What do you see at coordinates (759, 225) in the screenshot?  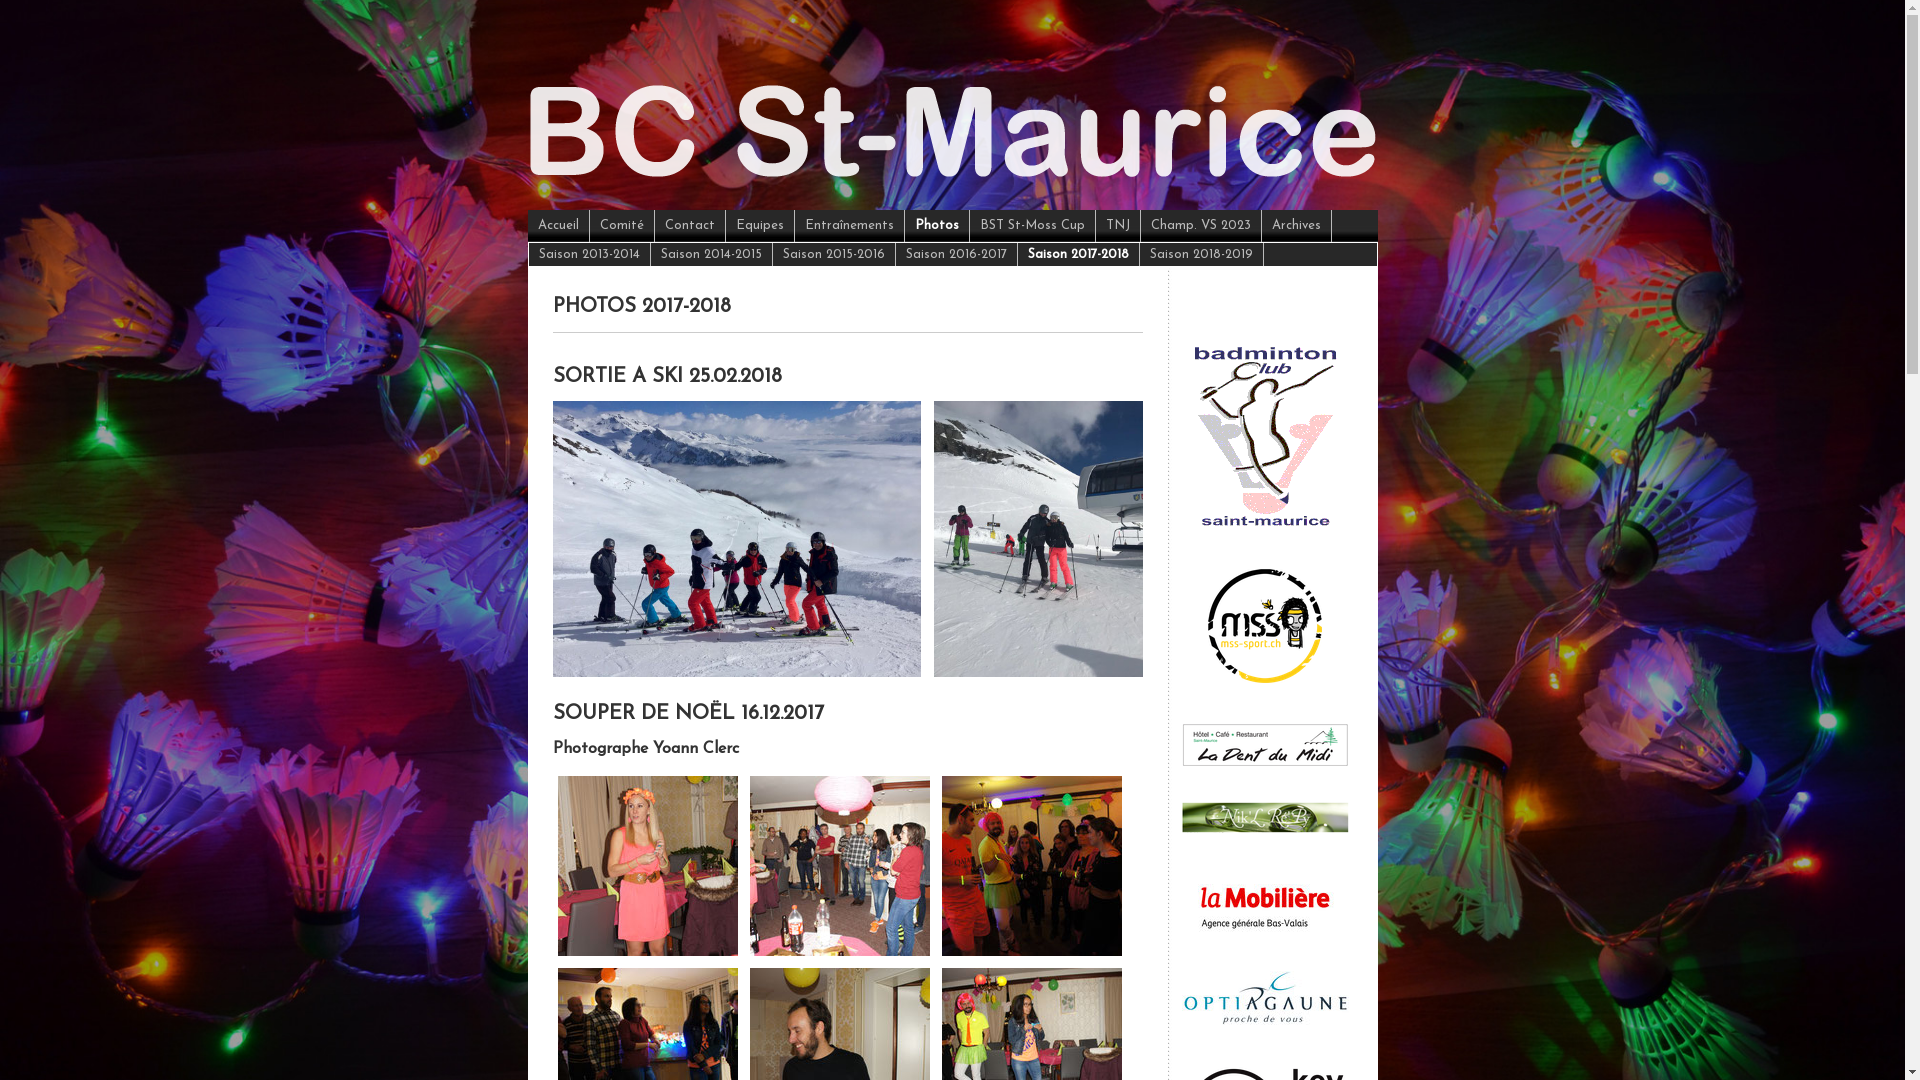 I see `'Equipes'` at bounding box center [759, 225].